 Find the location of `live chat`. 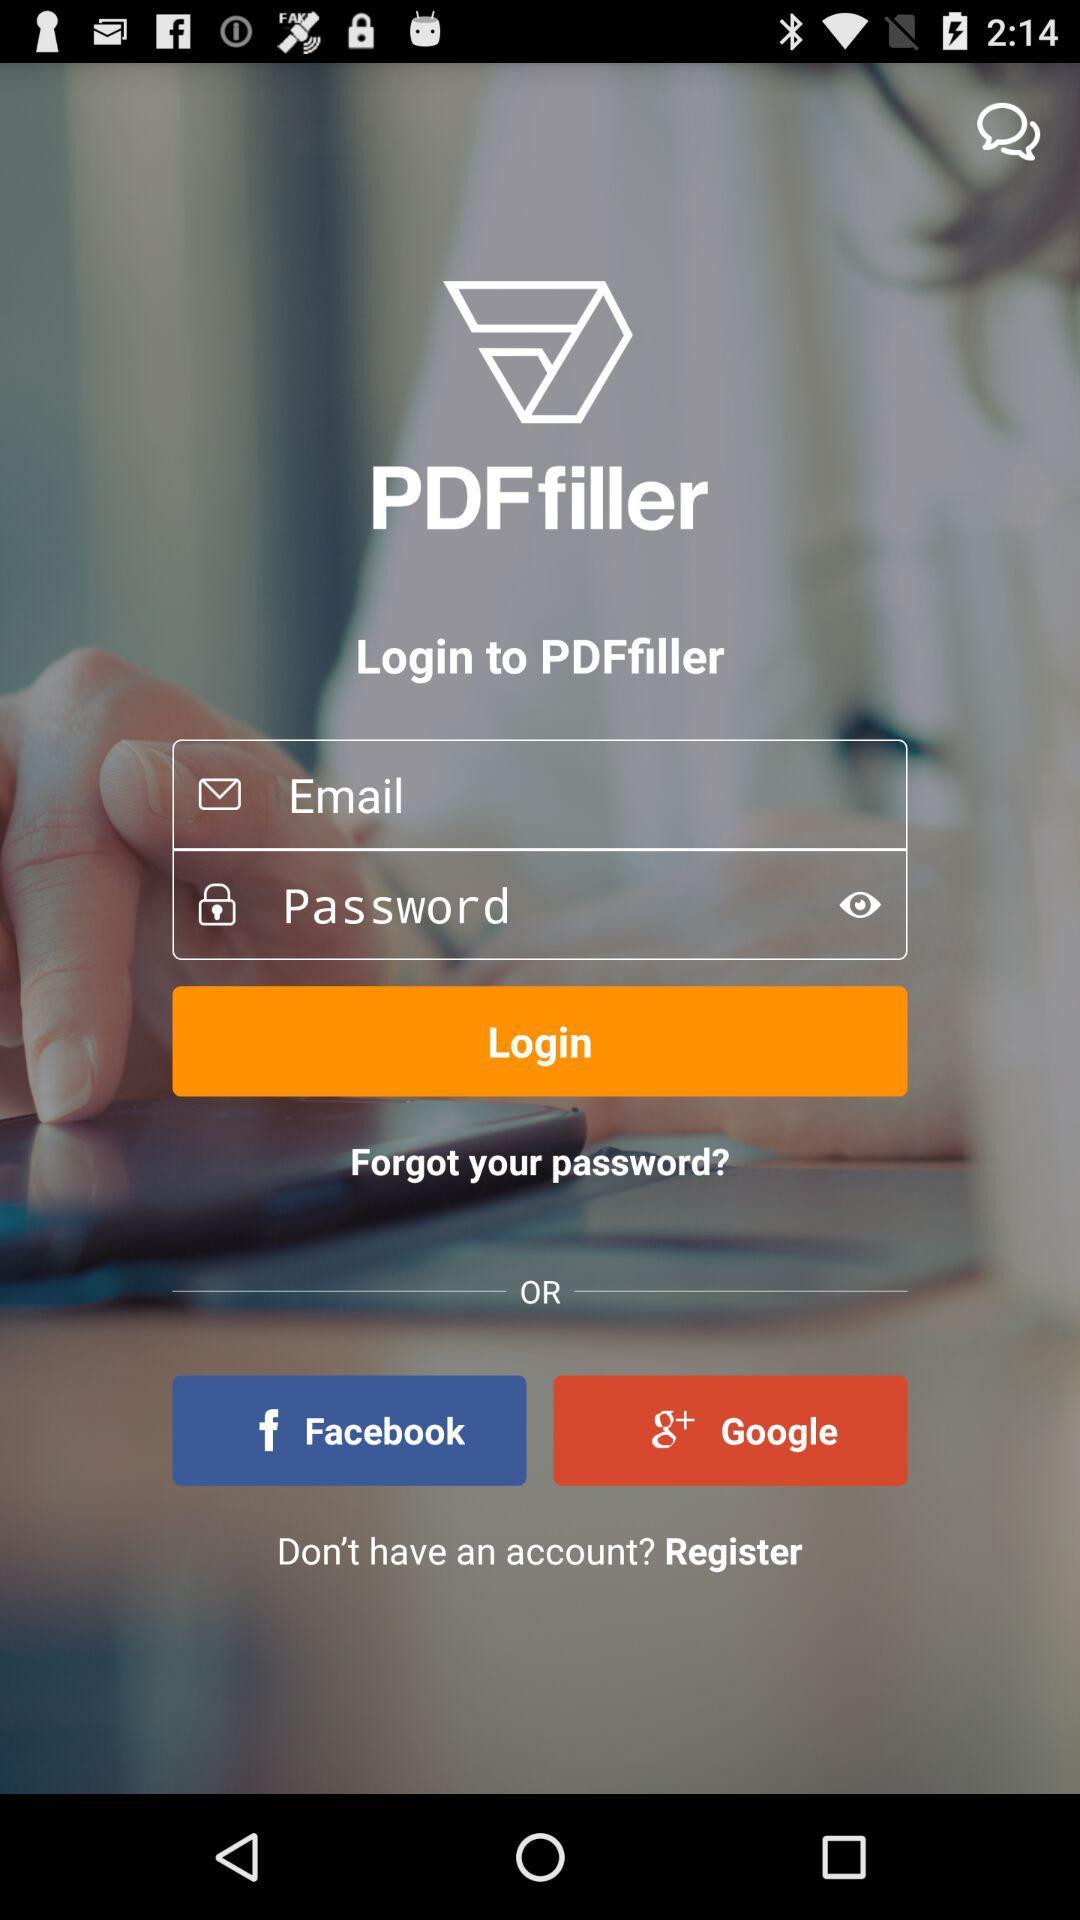

live chat is located at coordinates (1008, 130).